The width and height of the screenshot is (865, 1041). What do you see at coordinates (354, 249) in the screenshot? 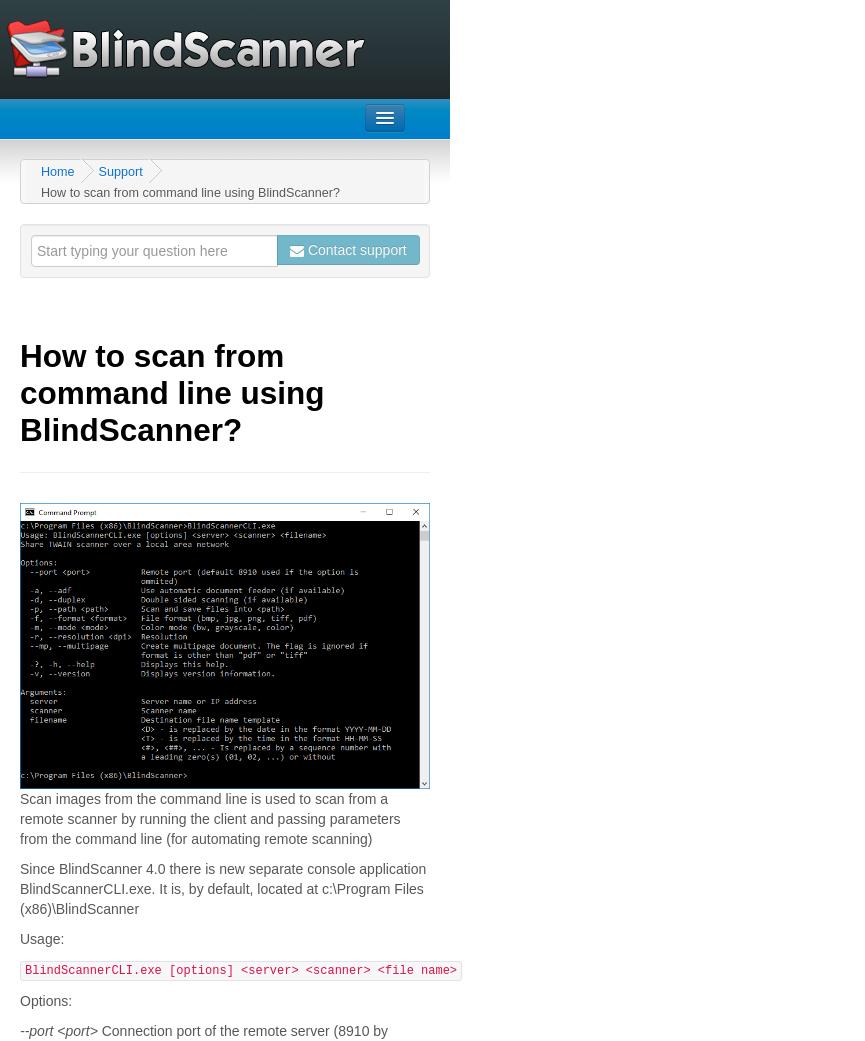
I see `'Contact support'` at bounding box center [354, 249].